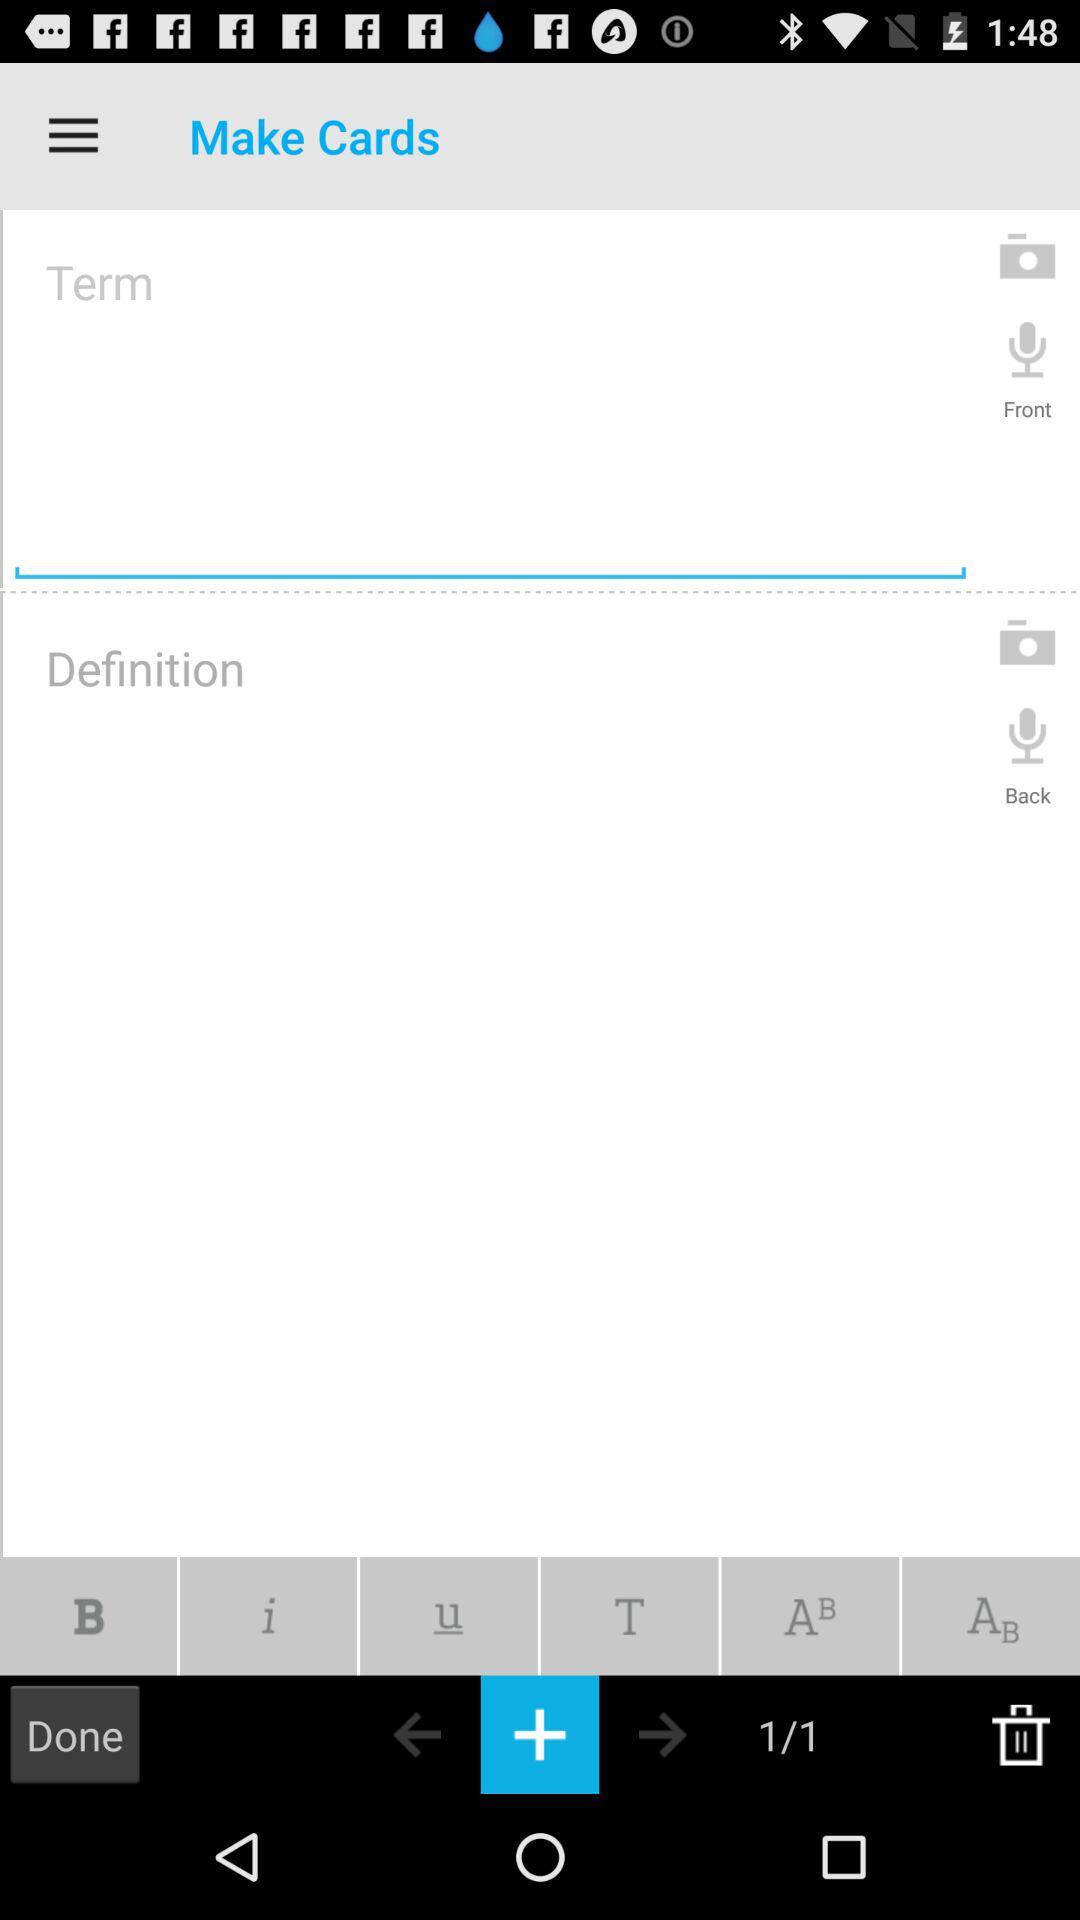  Describe the element at coordinates (540, 1733) in the screenshot. I see `new card` at that location.